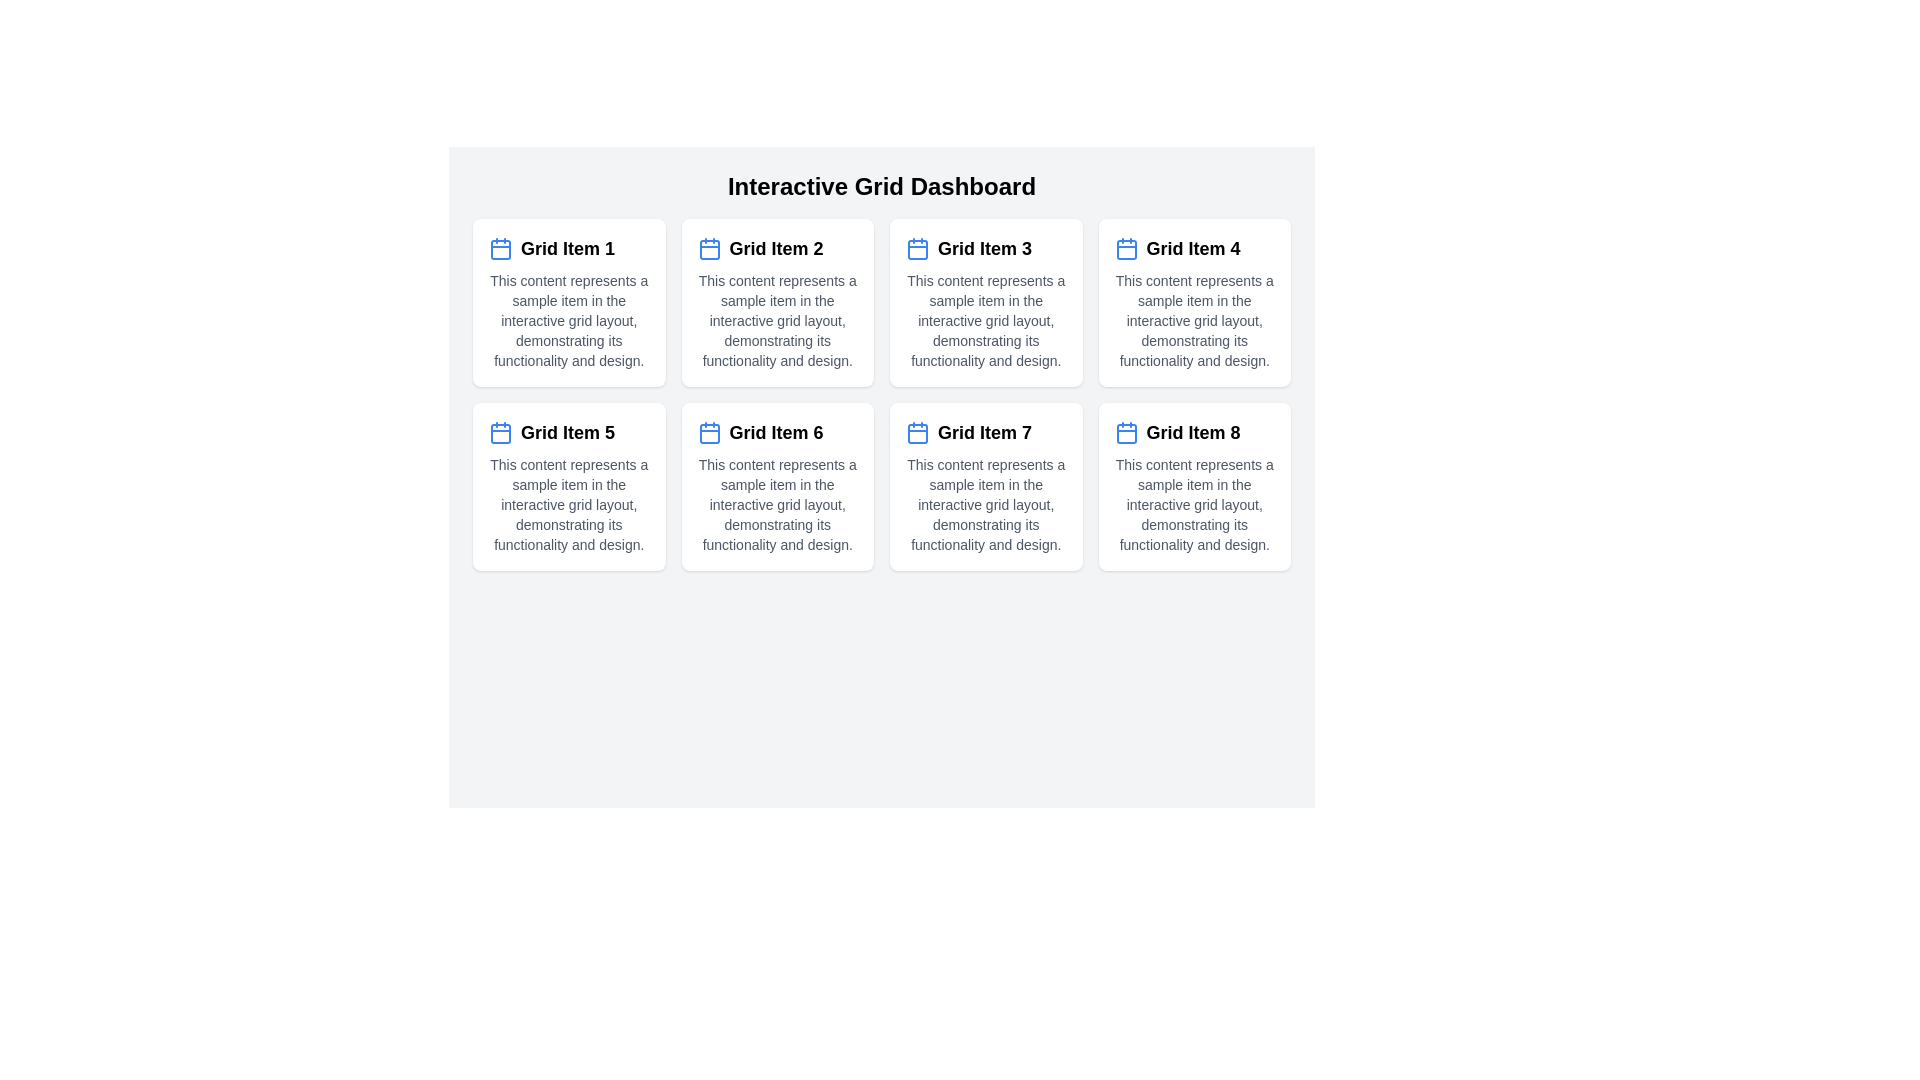 Image resolution: width=1920 pixels, height=1080 pixels. What do you see at coordinates (1194, 431) in the screenshot?
I see `the Label with an accompanying icon that serves as a title for 'Grid Item 8', located in the last column of the second row` at bounding box center [1194, 431].